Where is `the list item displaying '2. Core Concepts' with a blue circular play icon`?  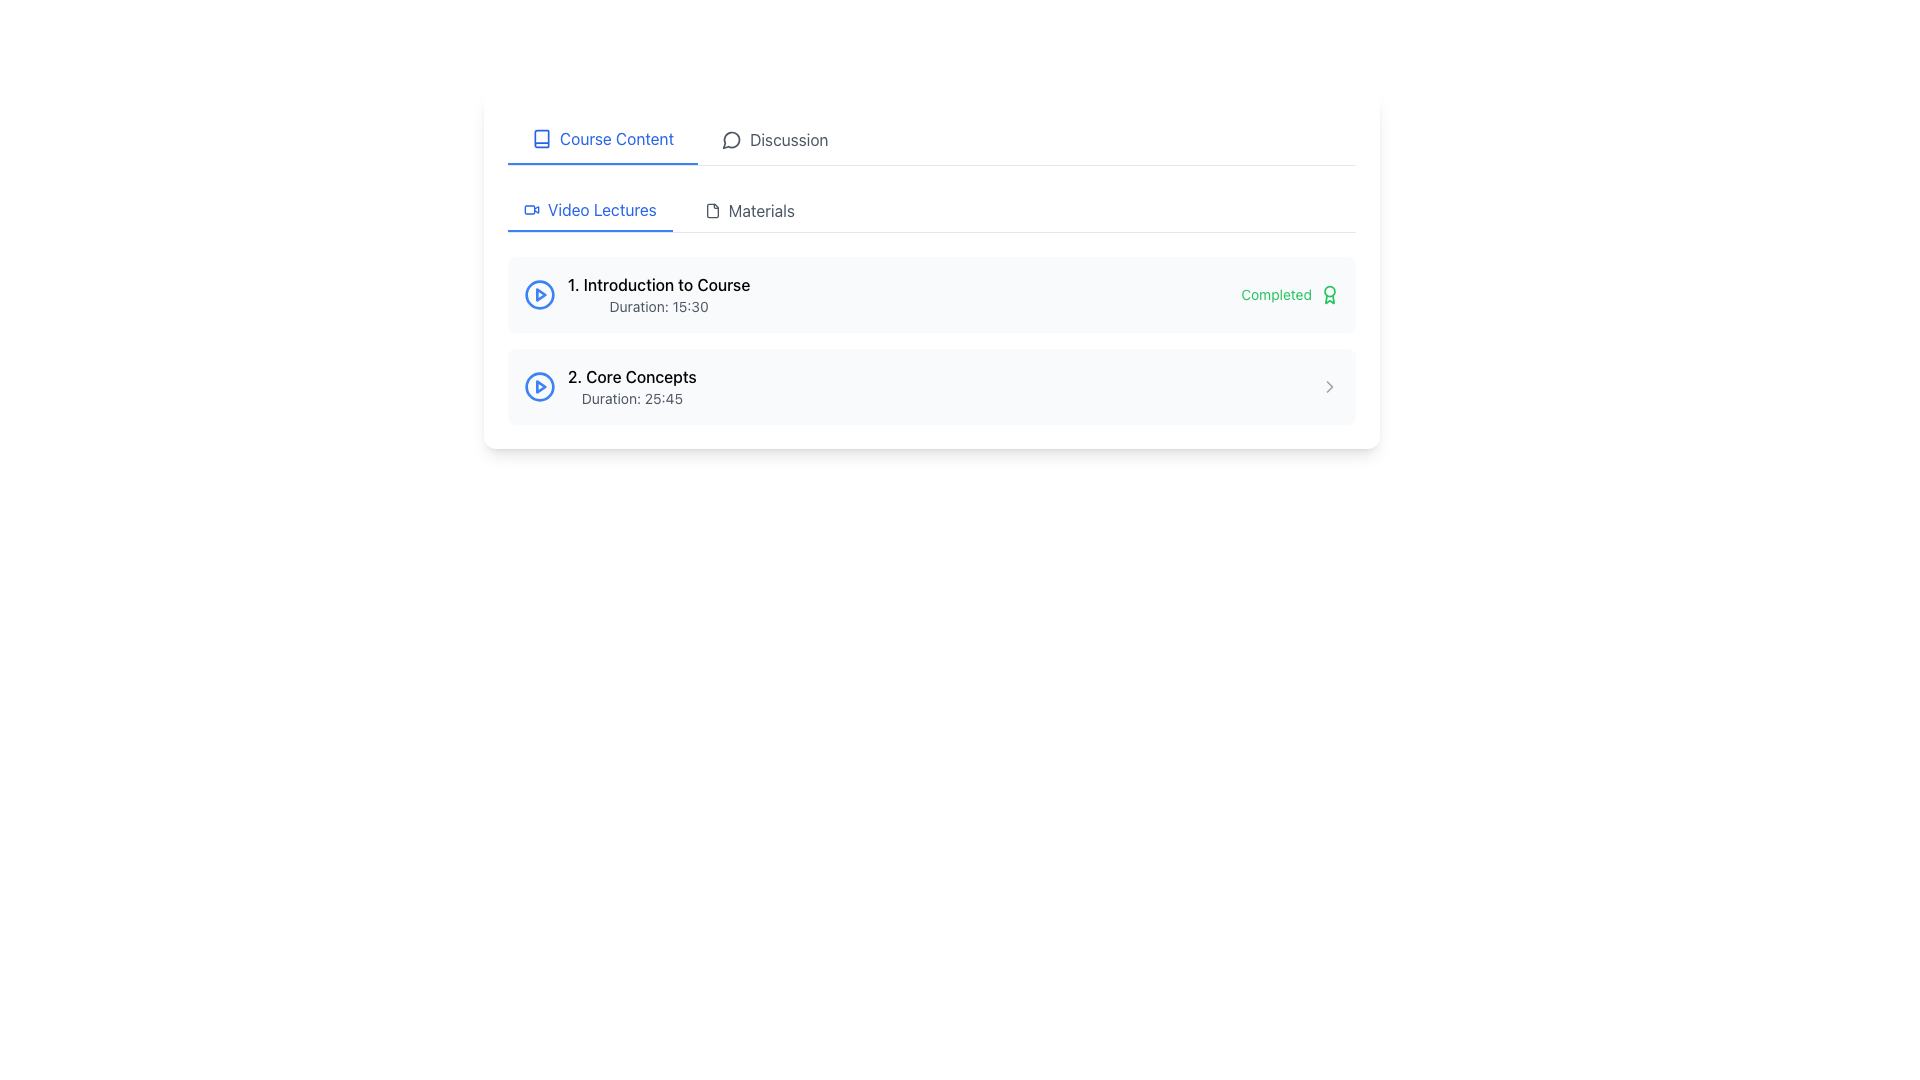 the list item displaying '2. Core Concepts' with a blue circular play icon is located at coordinates (609, 386).